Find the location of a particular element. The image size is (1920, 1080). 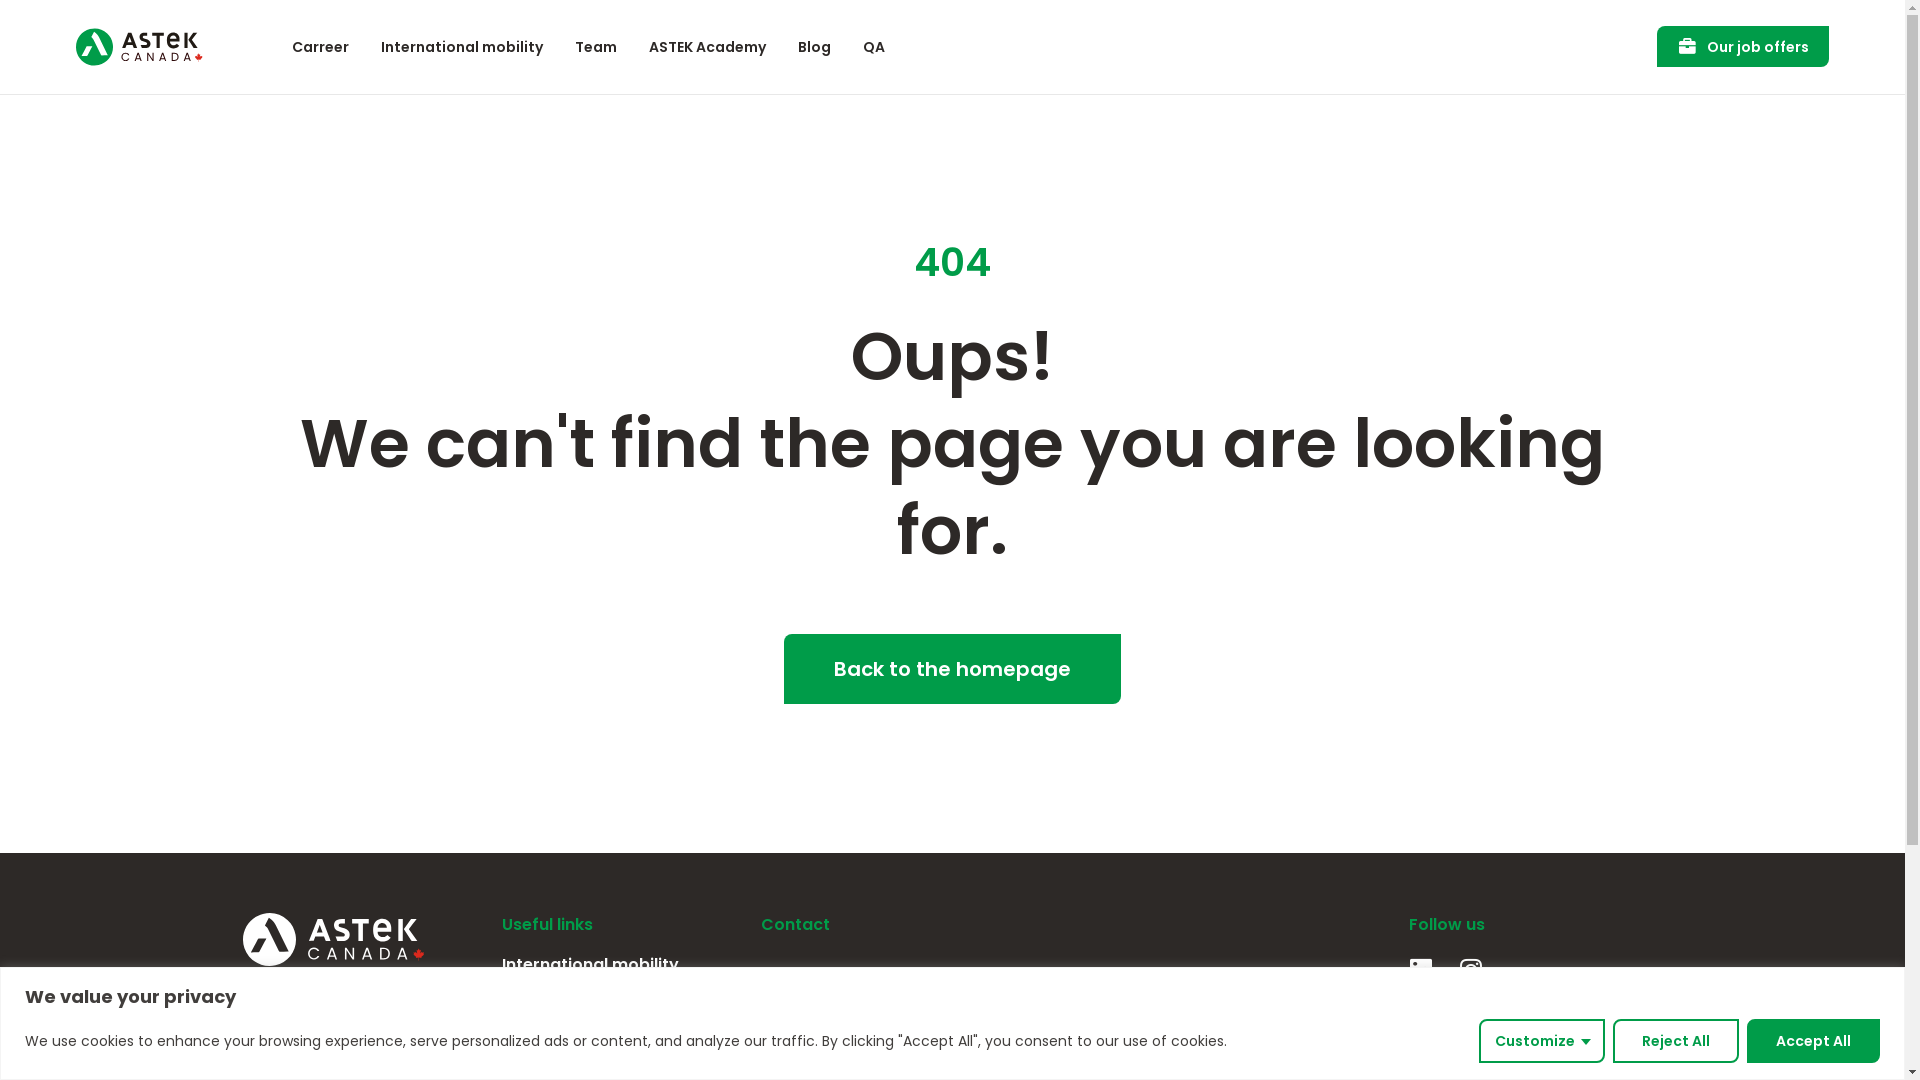

'+1 (514) 494-3262' is located at coordinates (905, 1049).